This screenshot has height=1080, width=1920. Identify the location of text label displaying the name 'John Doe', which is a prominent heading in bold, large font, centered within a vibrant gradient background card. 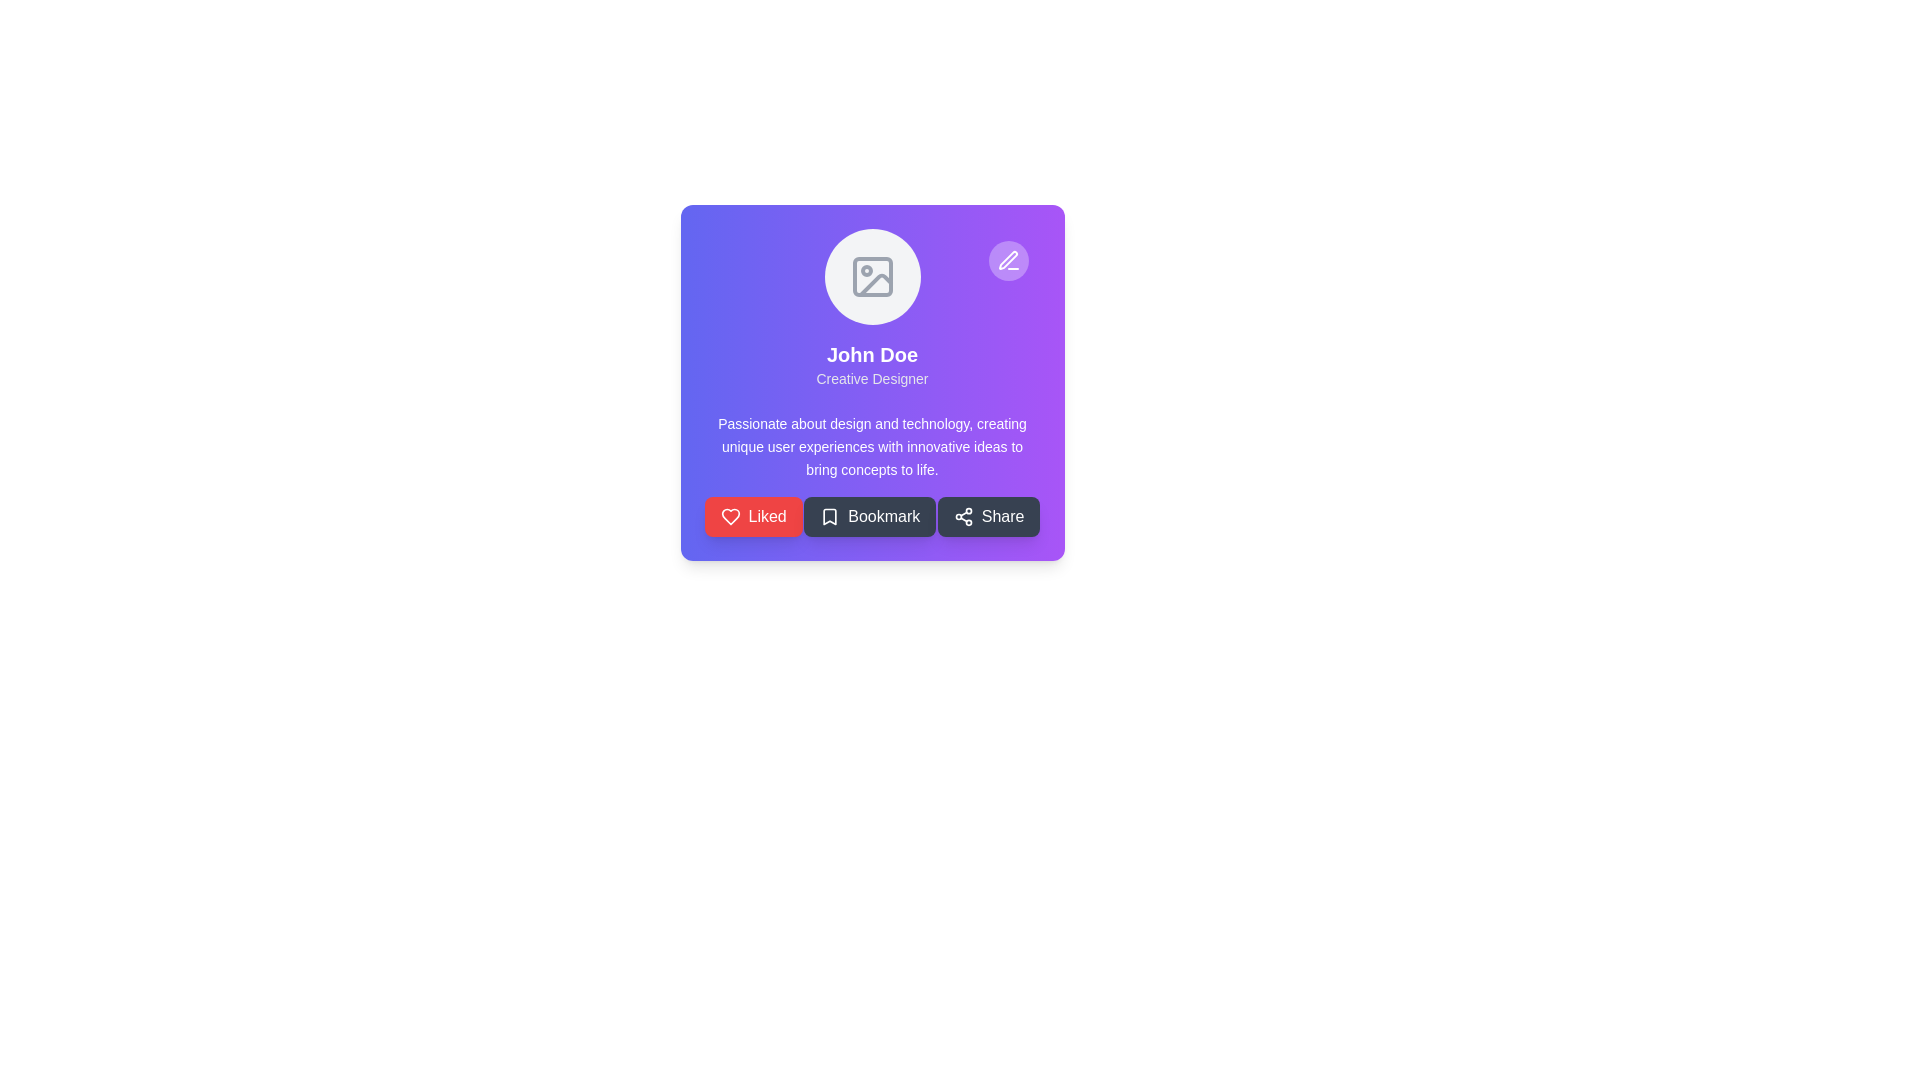
(872, 353).